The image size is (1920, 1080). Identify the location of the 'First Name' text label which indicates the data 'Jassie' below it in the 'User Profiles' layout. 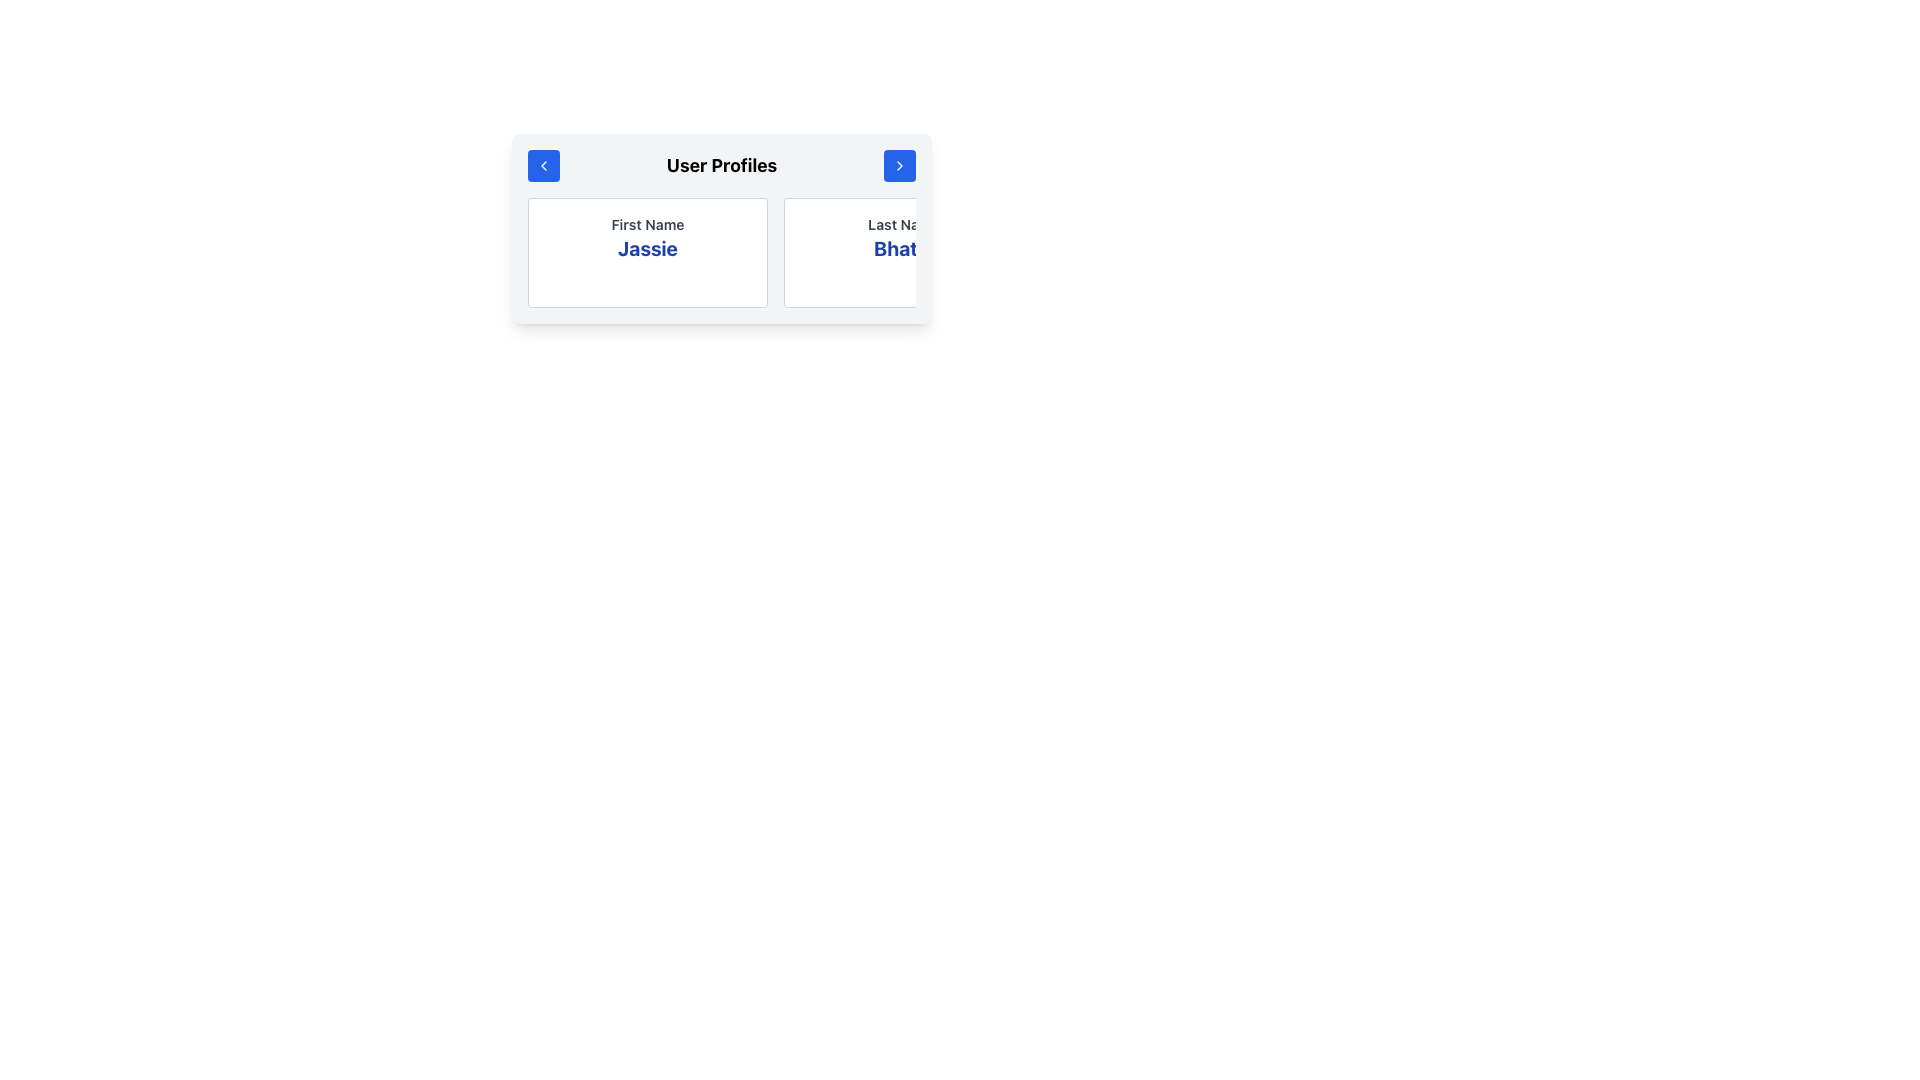
(648, 224).